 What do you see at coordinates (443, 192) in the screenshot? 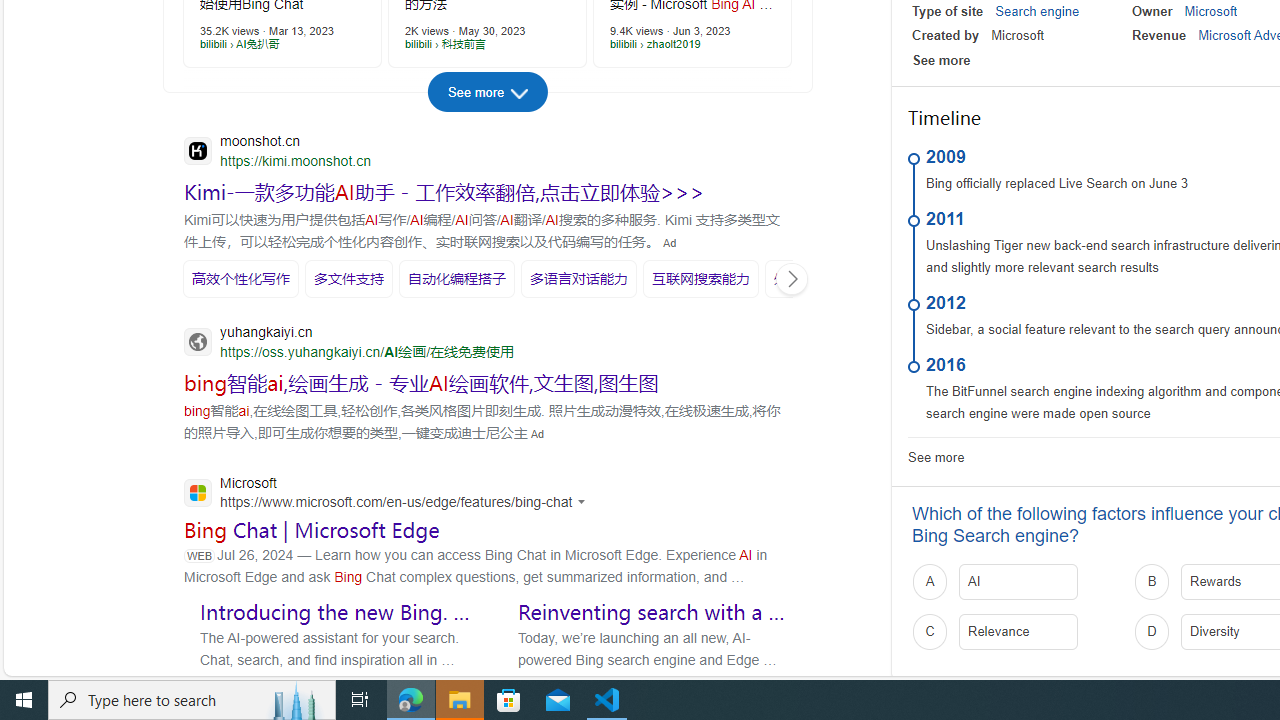
I see `'SERP,5711'` at bounding box center [443, 192].